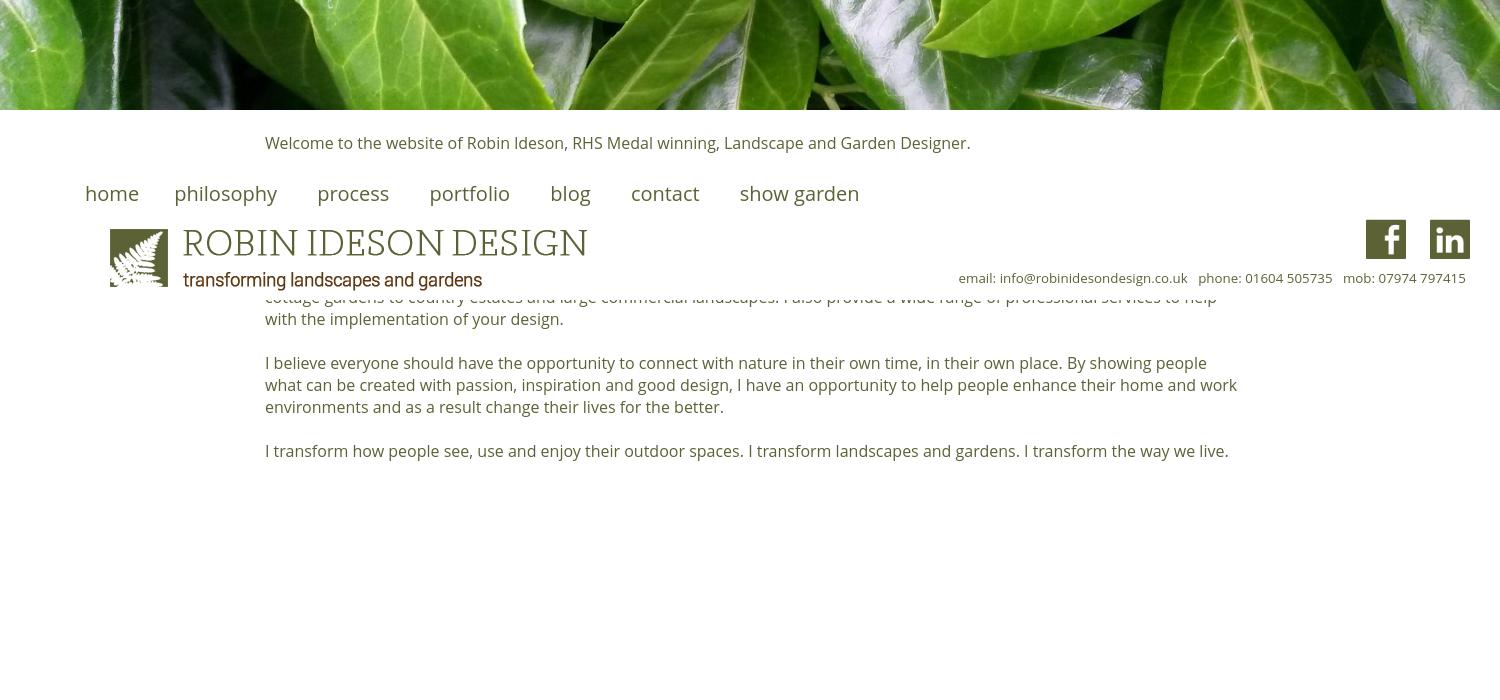  Describe the element at coordinates (751, 209) in the screenshot. I see `'My award winning Design Practice is based in the pretty village of Creaton in rural
Northamptonshire. My central position means l cover a wide range of areas, from
Leicestershire and Warwickshire in the north, to Buckinghamshire and
London in the south, from the Cotswolds to East Anglia.'` at that location.